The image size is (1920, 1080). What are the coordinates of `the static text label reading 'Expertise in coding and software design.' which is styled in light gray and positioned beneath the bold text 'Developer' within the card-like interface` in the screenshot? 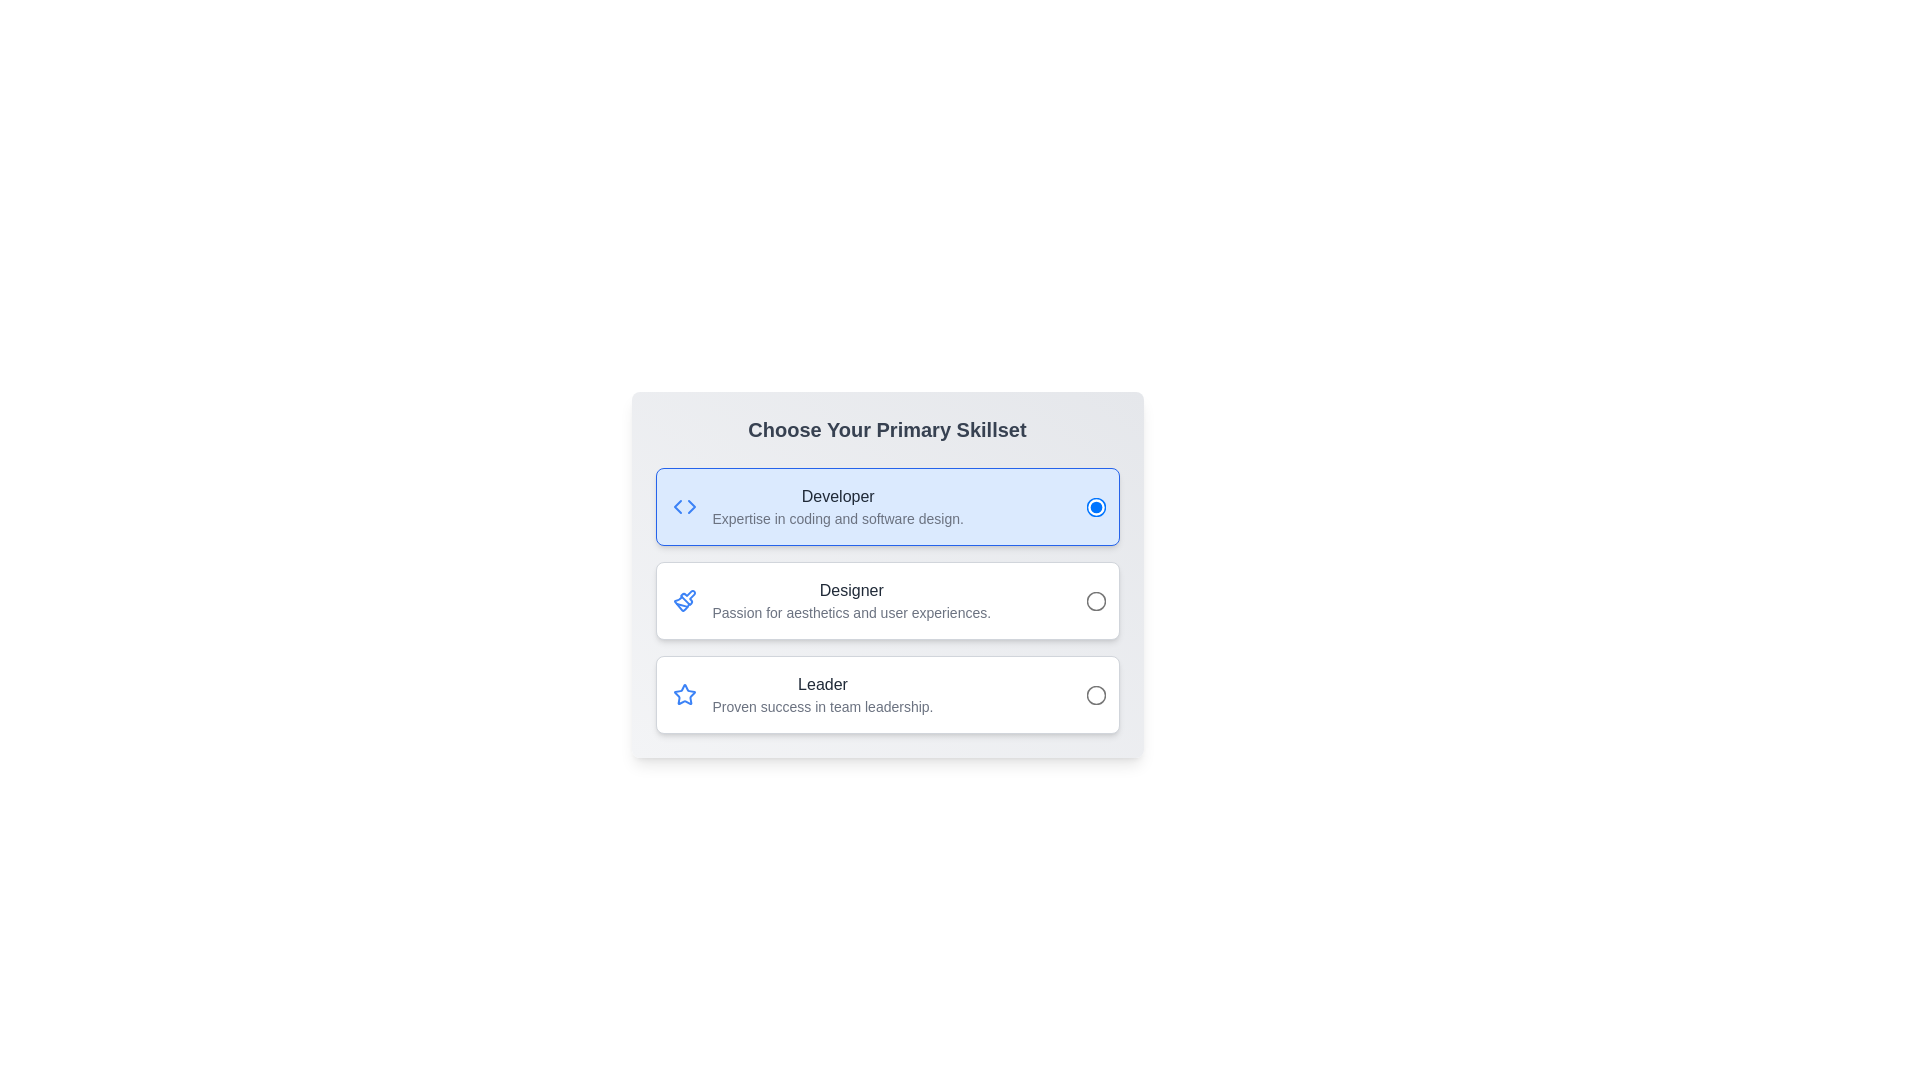 It's located at (838, 518).